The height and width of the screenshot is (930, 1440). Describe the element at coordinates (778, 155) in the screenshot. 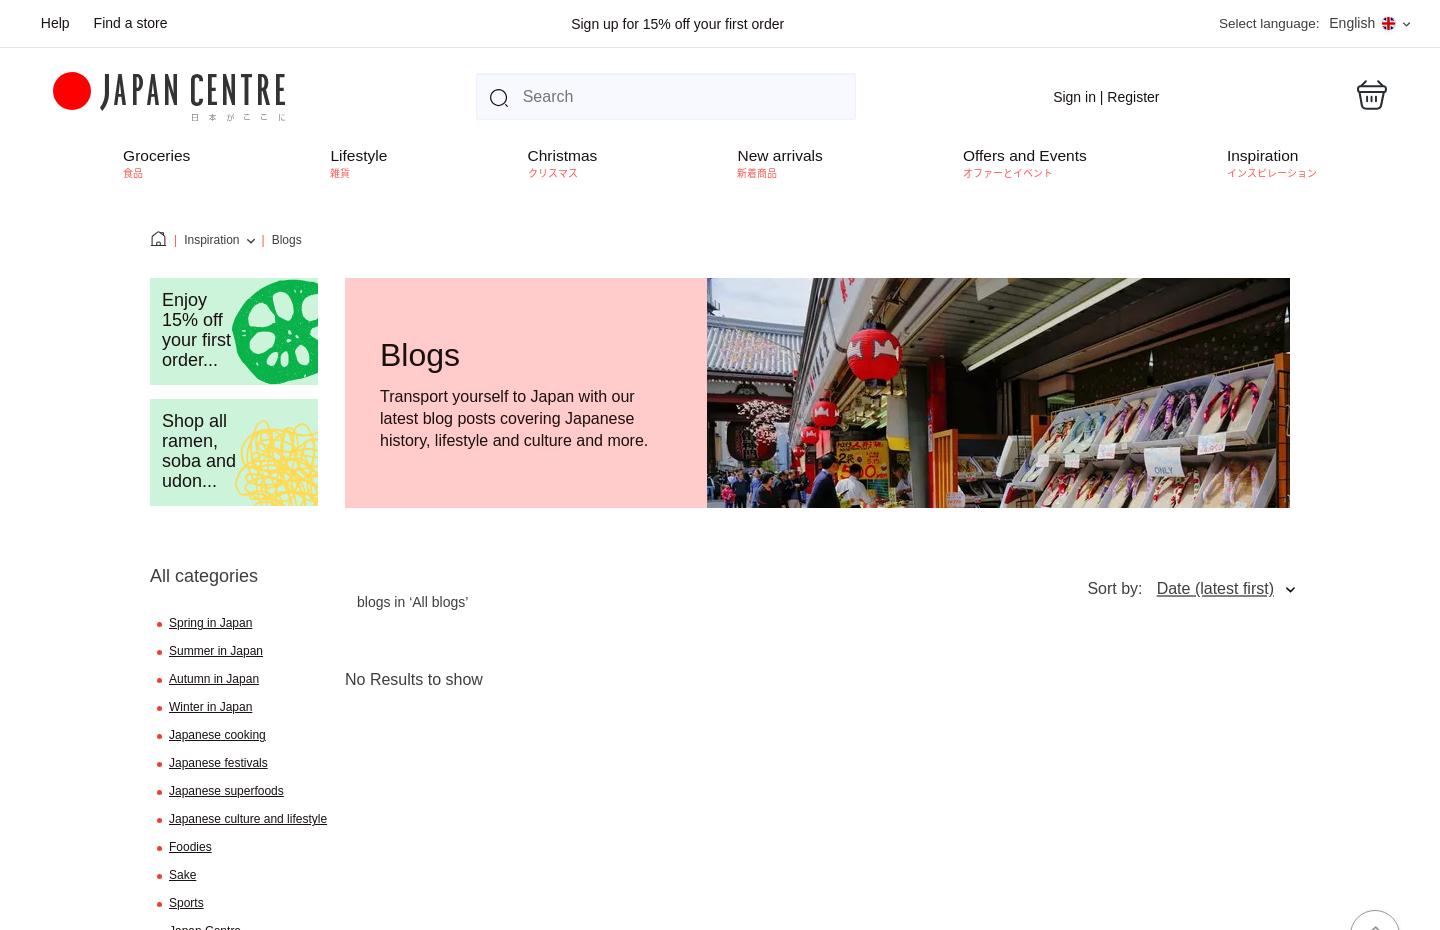

I see `'New arrivals'` at that location.